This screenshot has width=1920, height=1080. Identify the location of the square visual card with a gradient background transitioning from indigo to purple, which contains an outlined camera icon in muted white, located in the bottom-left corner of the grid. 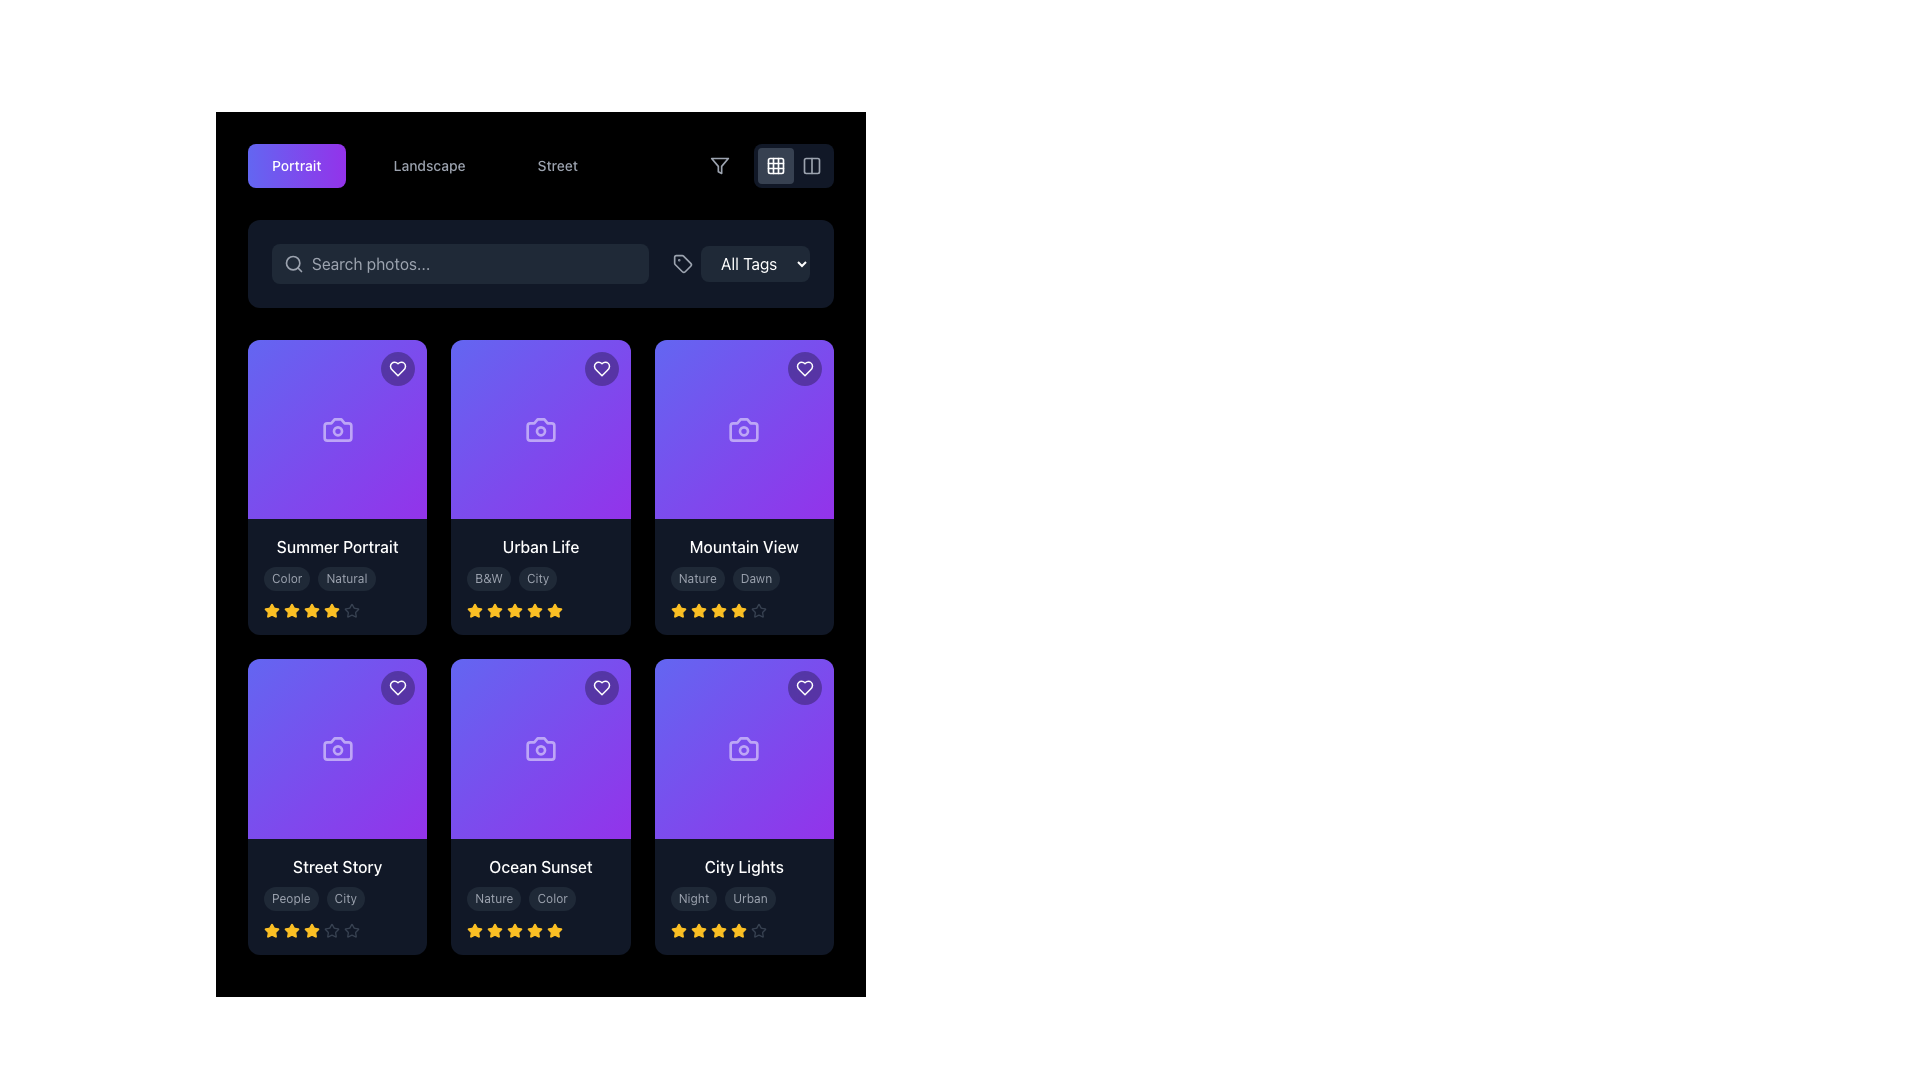
(337, 748).